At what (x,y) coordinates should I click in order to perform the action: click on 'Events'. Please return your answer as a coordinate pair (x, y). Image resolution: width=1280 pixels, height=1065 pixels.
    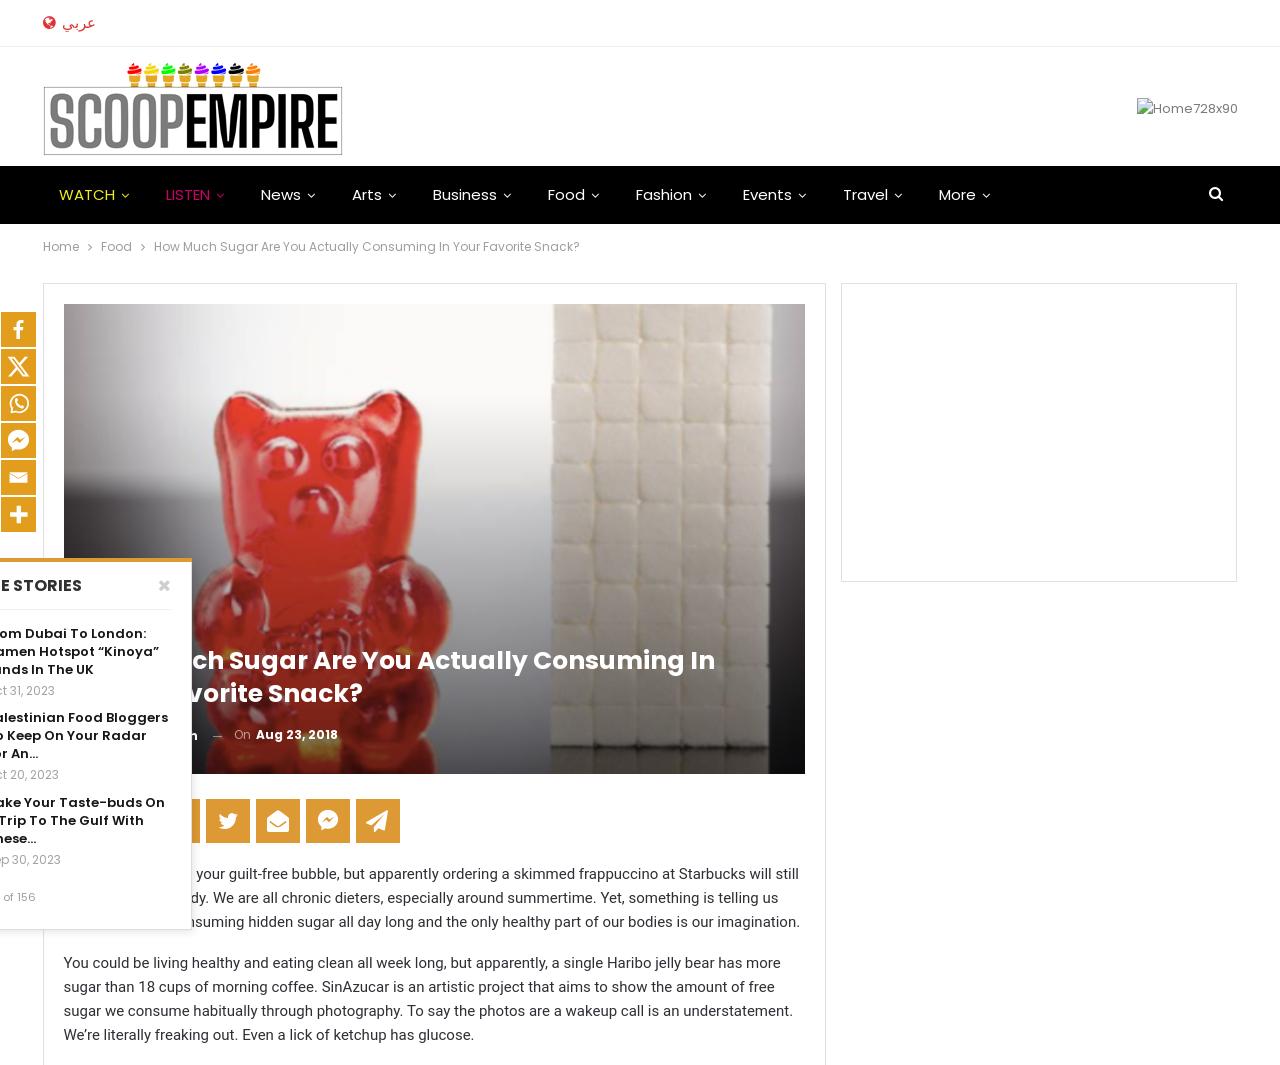
    Looking at the image, I should click on (765, 193).